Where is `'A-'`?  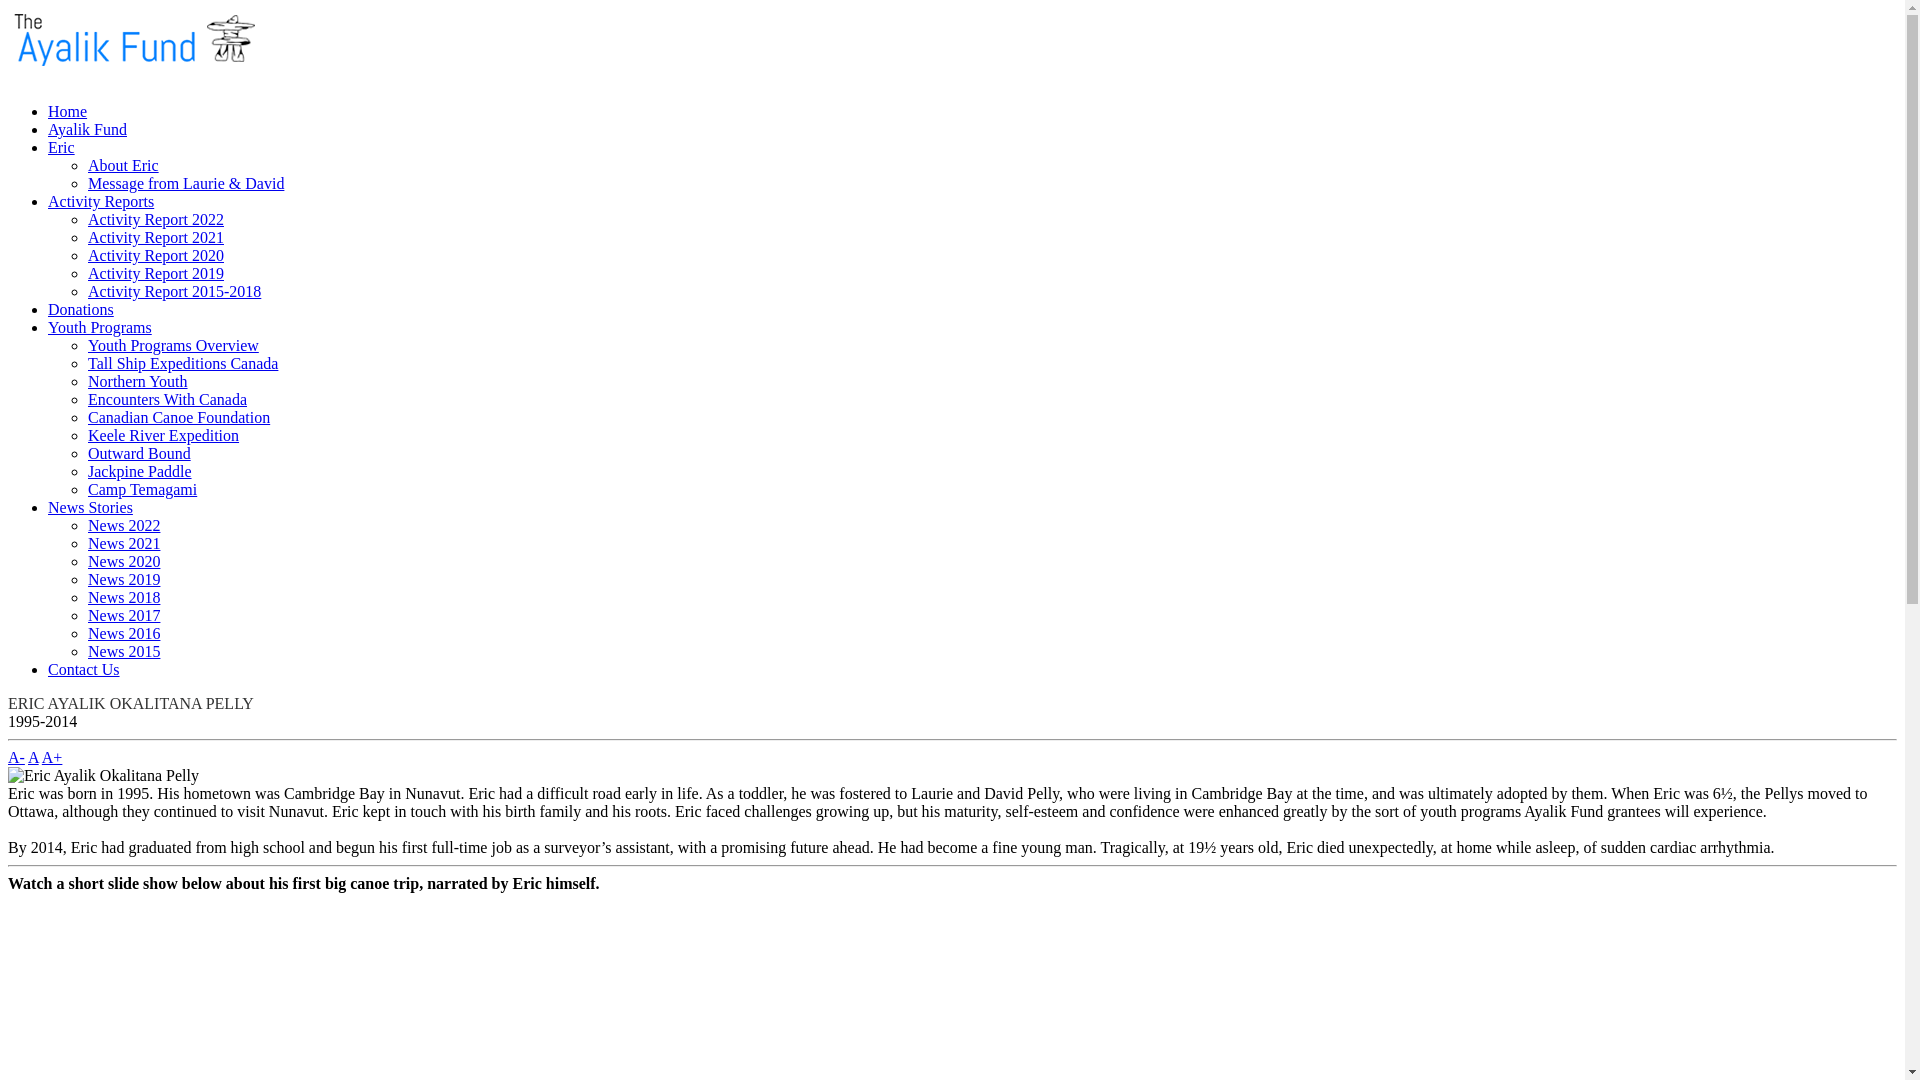
'A-' is located at coordinates (16, 757).